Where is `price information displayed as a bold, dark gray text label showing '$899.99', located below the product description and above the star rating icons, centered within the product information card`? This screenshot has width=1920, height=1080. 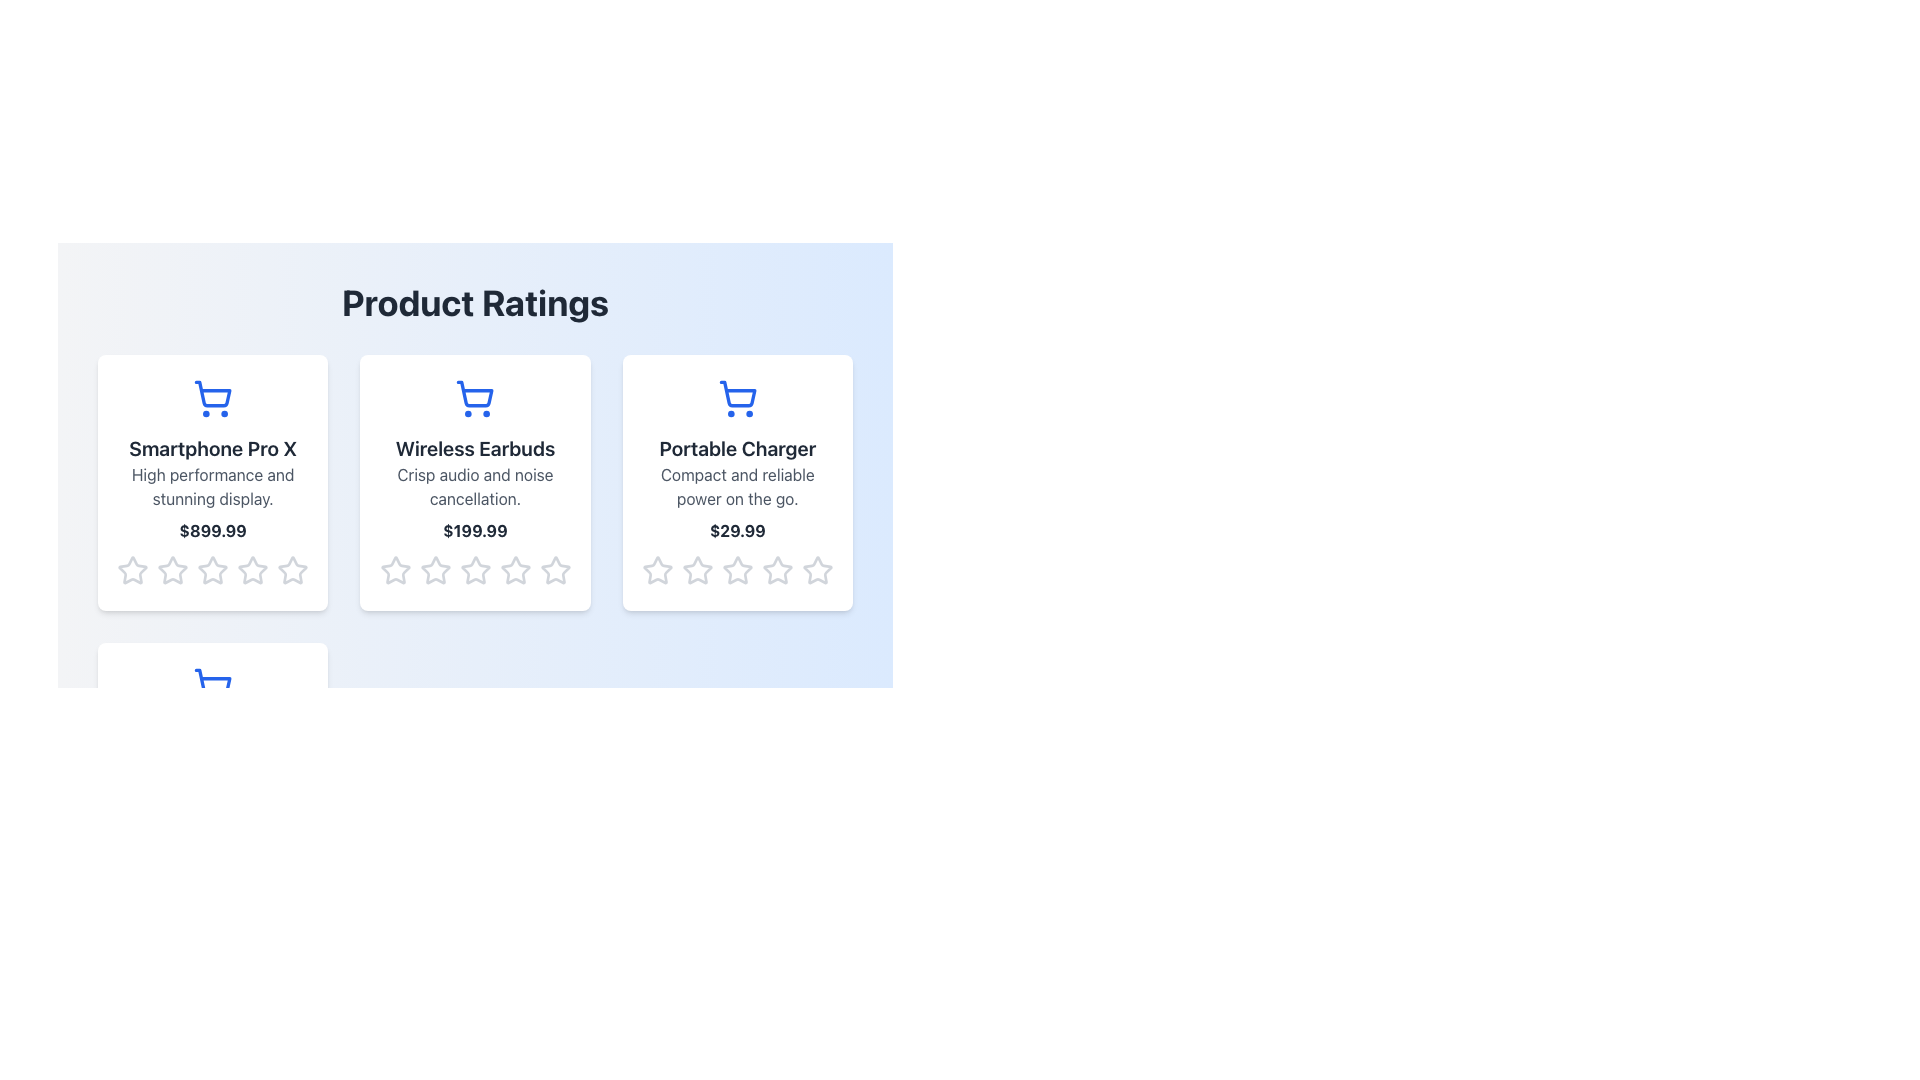
price information displayed as a bold, dark gray text label showing '$899.99', located below the product description and above the star rating icons, centered within the product information card is located at coordinates (213, 530).